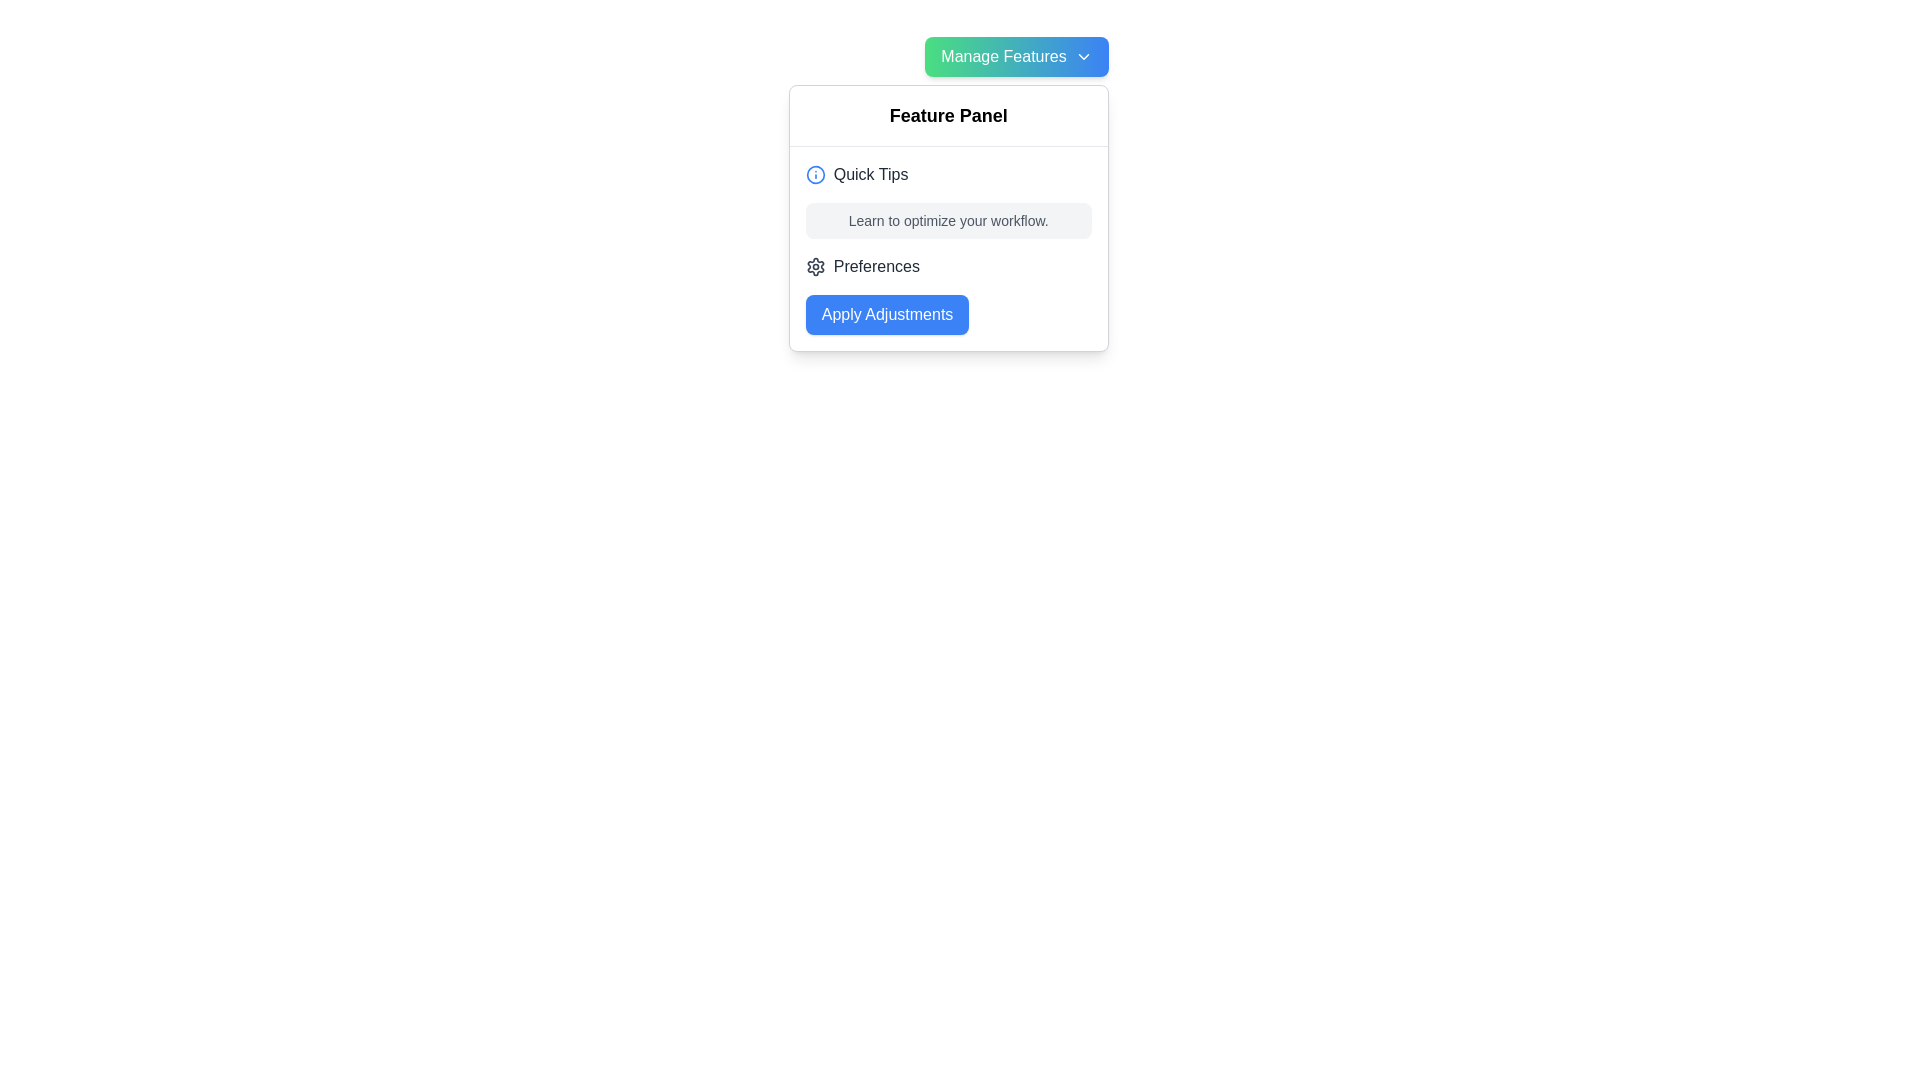 The image size is (1920, 1080). Describe the element at coordinates (1082, 56) in the screenshot. I see `the downward-pointing chevron icon located at the right end of the 'Manage Features' button` at that location.